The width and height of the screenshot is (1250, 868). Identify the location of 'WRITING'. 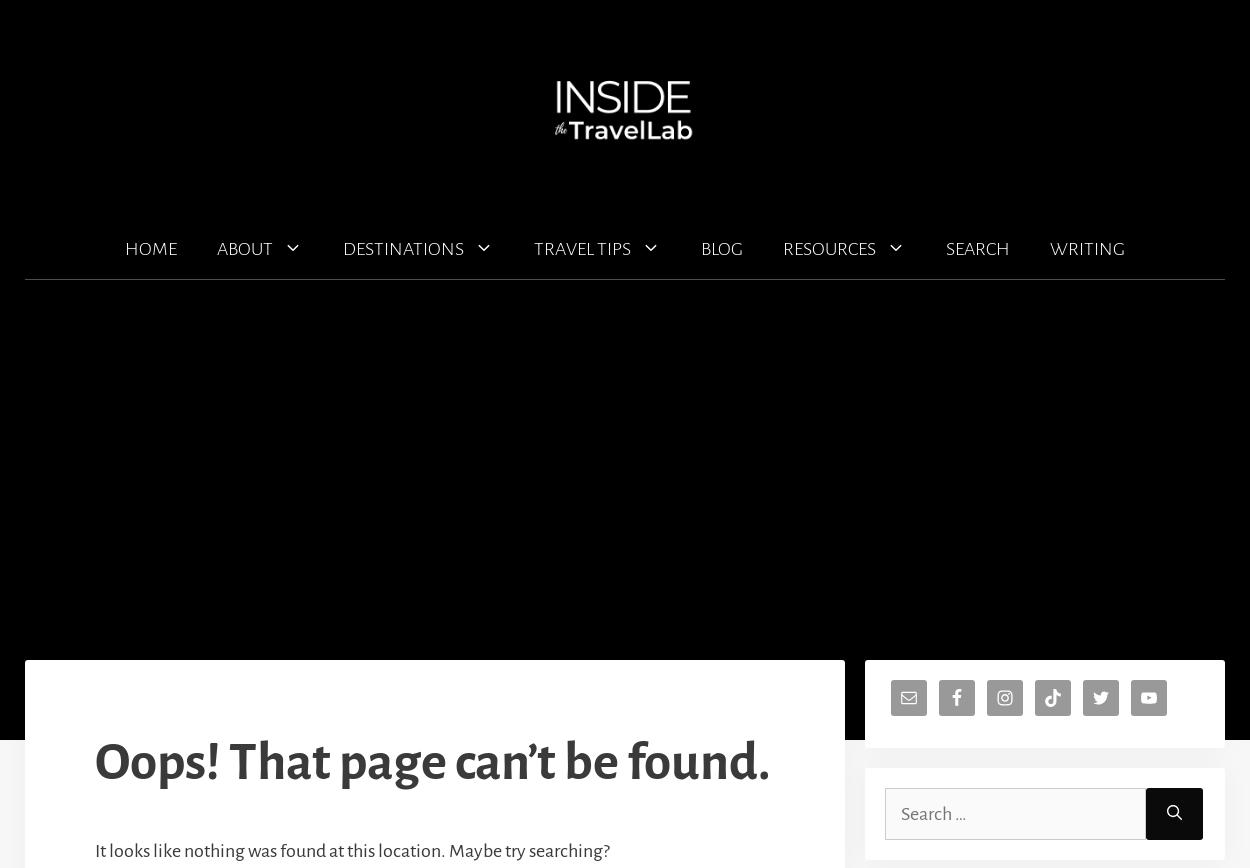
(1086, 249).